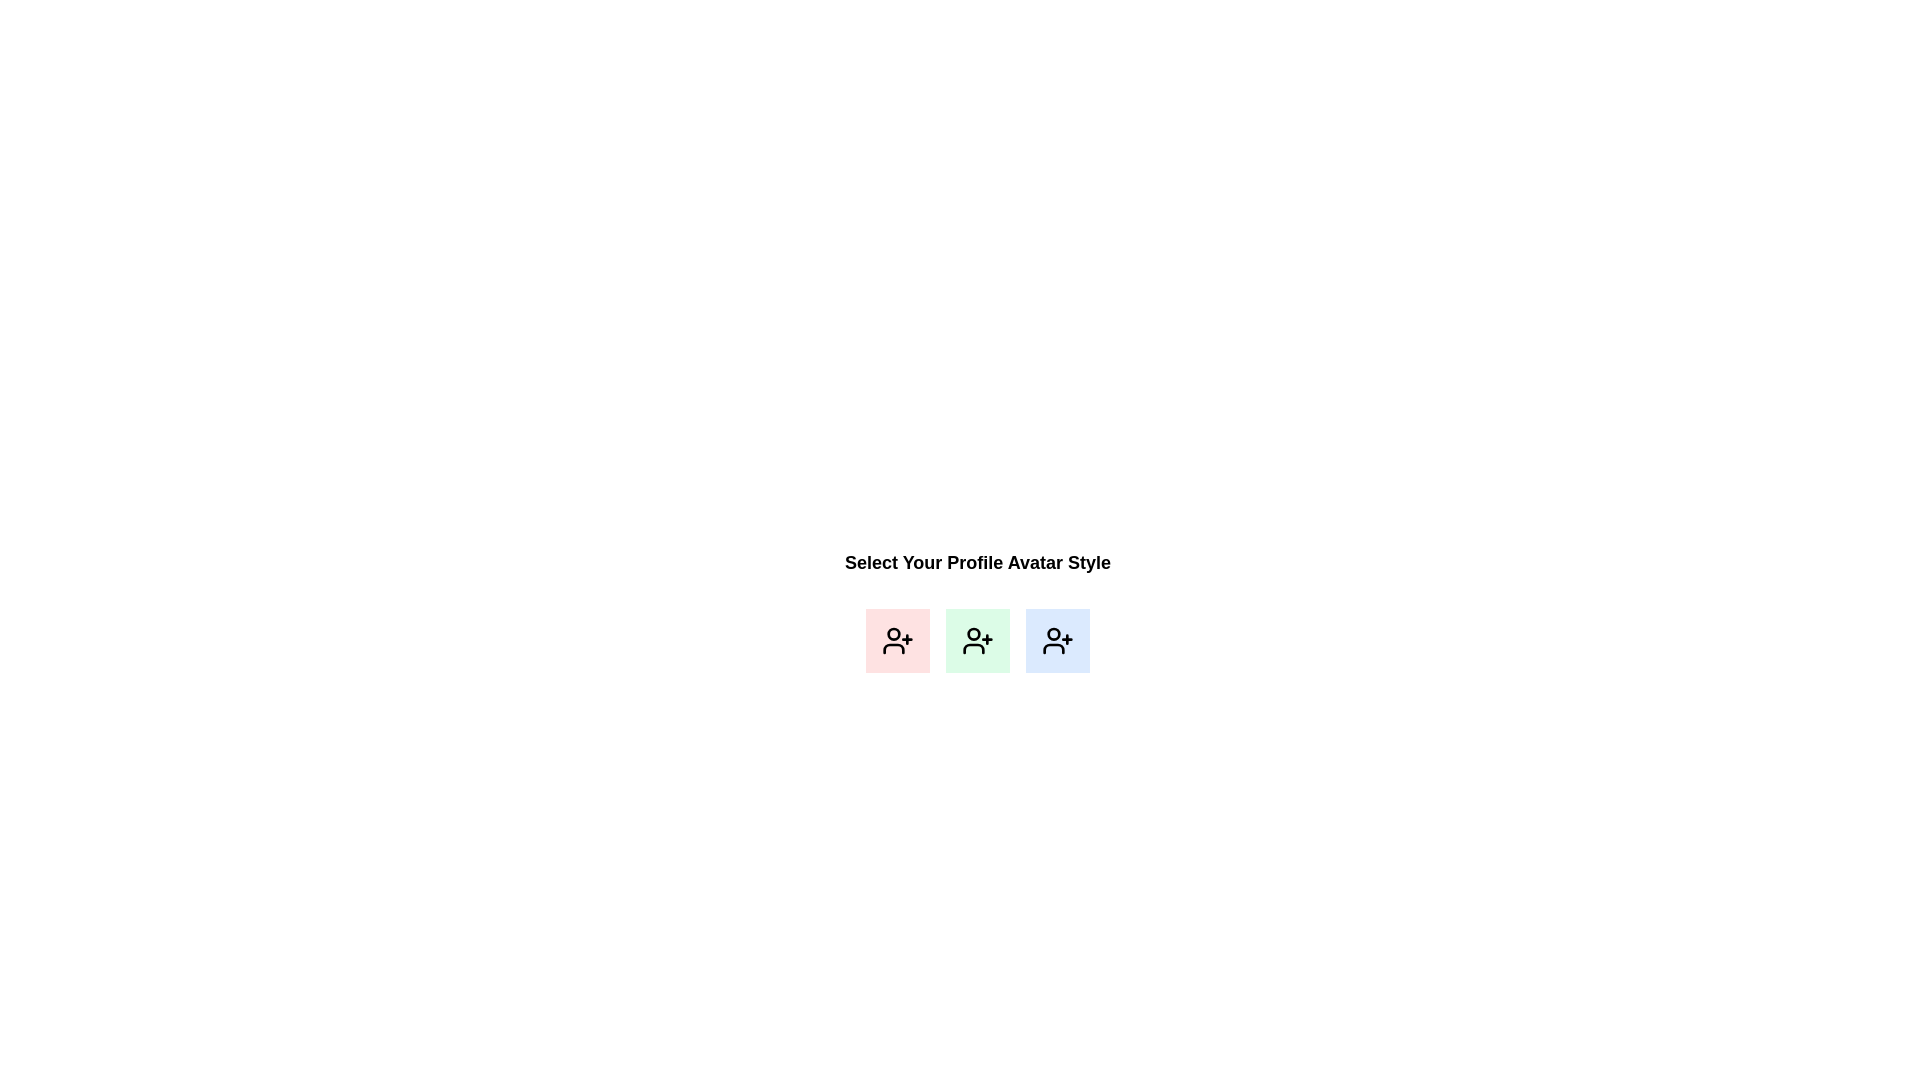  What do you see at coordinates (978, 640) in the screenshot?
I see `the icon representing the action to add or invite a user, located in the center of a green square button` at bounding box center [978, 640].